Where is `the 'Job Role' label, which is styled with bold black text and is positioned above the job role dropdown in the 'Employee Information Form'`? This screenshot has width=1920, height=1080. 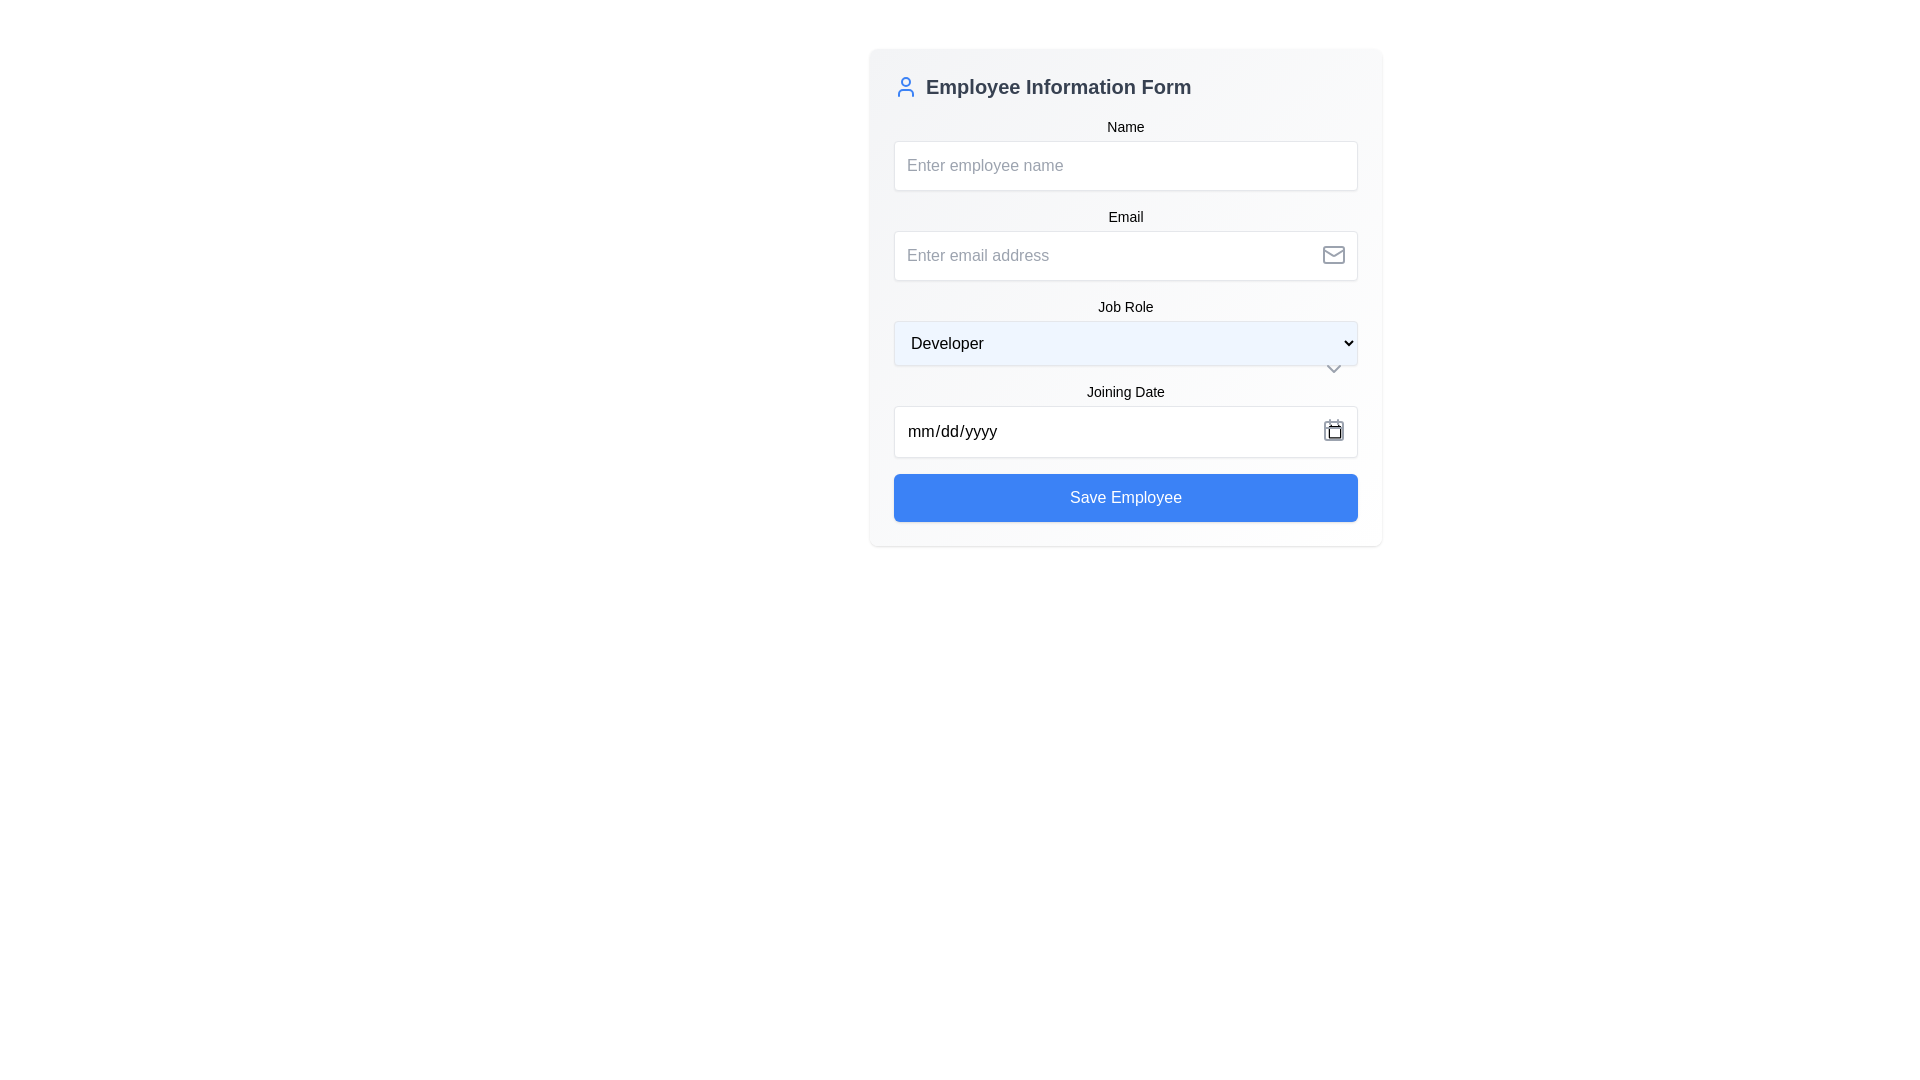 the 'Job Role' label, which is styled with bold black text and is positioned above the job role dropdown in the 'Employee Information Form' is located at coordinates (1126, 307).